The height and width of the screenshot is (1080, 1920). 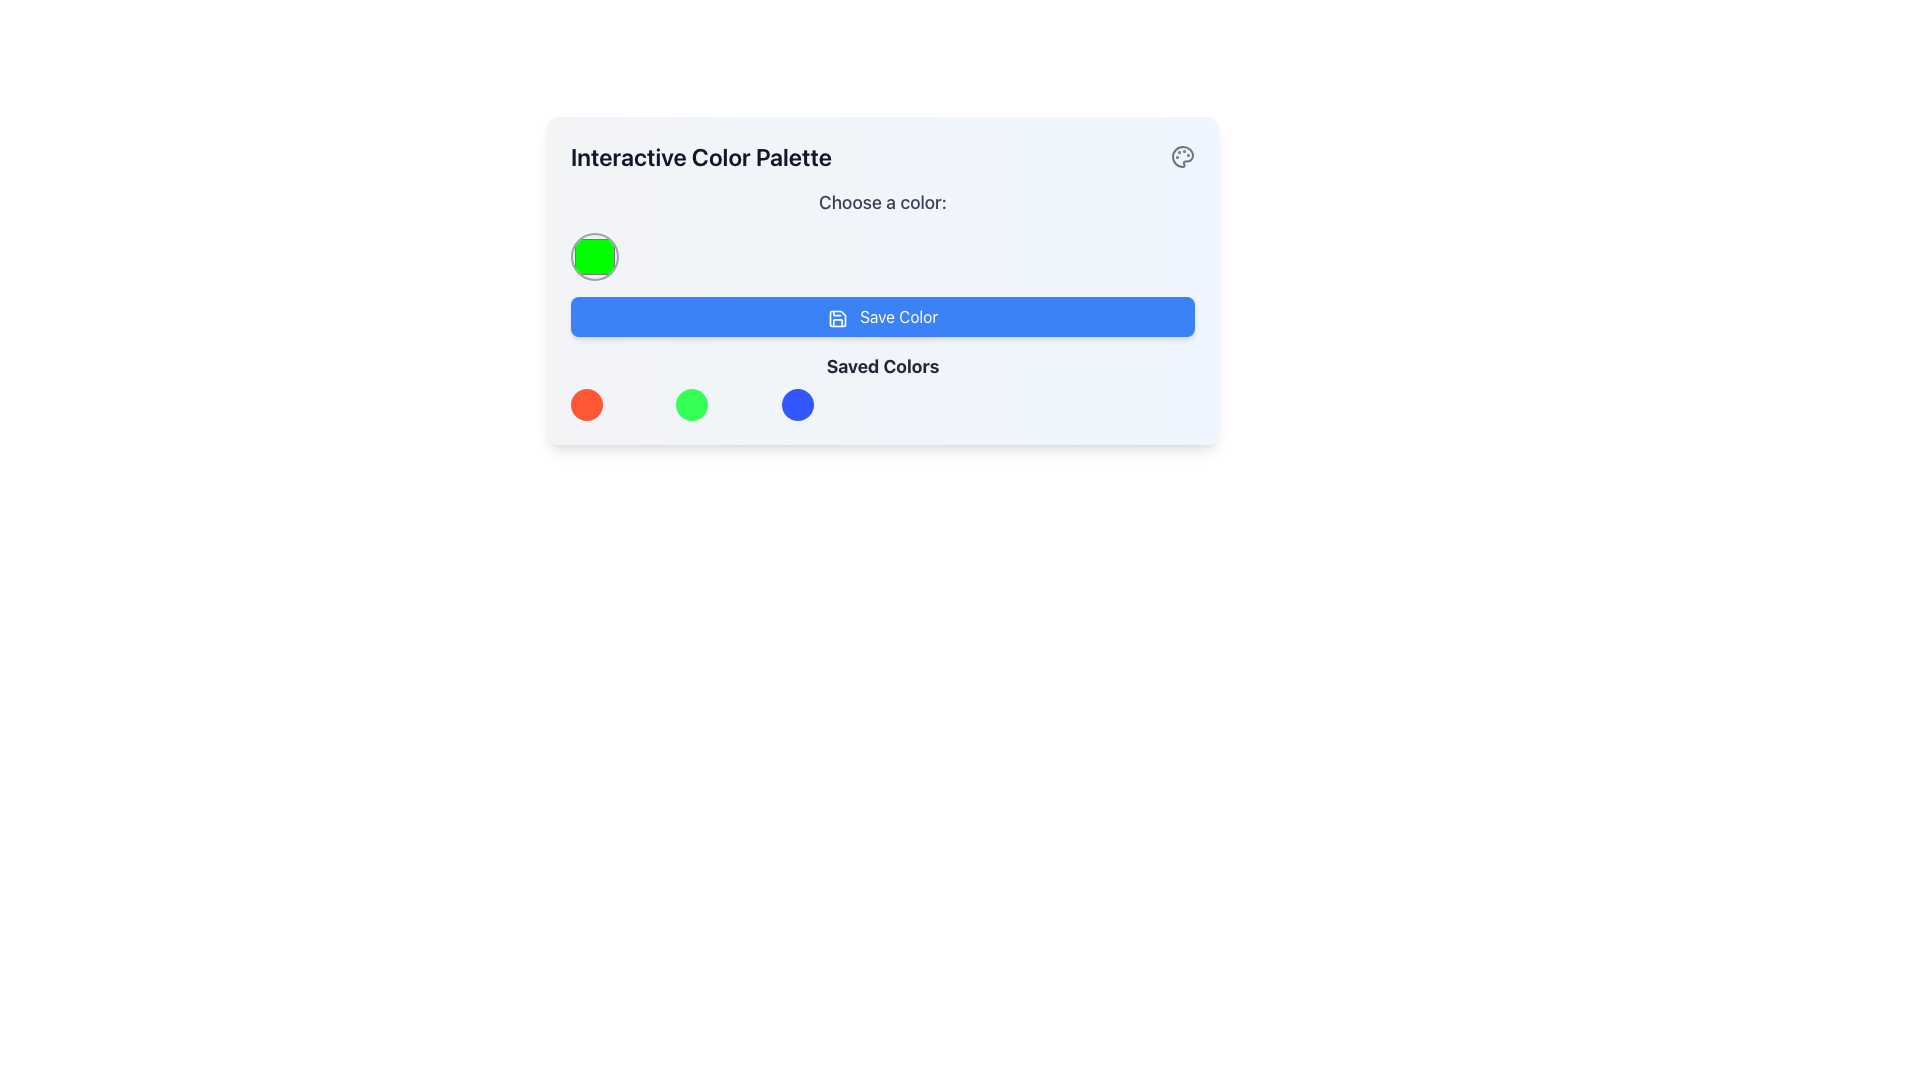 I want to click on the first circular color selector with a green fill color located below 'Choose a color:', so click(x=594, y=256).